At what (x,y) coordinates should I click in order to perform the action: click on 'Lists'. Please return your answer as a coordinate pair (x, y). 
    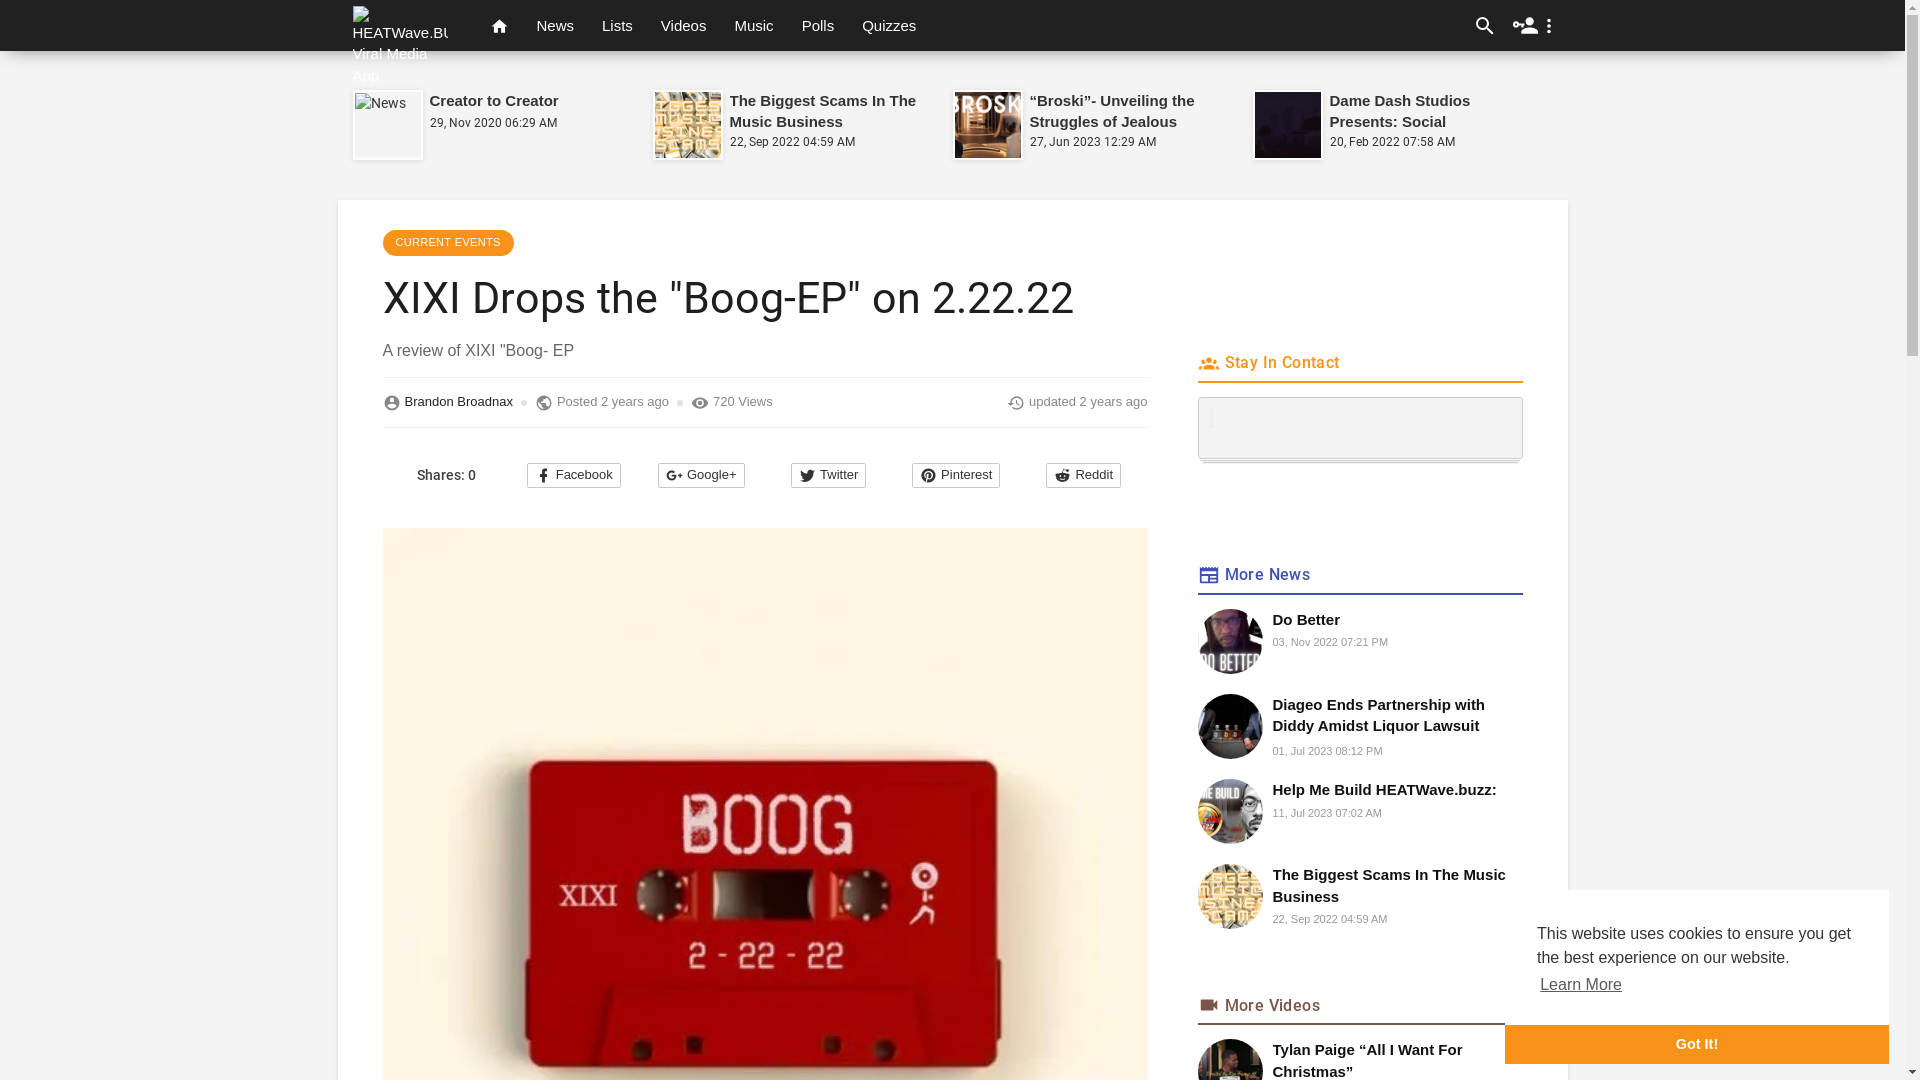
    Looking at the image, I should click on (616, 25).